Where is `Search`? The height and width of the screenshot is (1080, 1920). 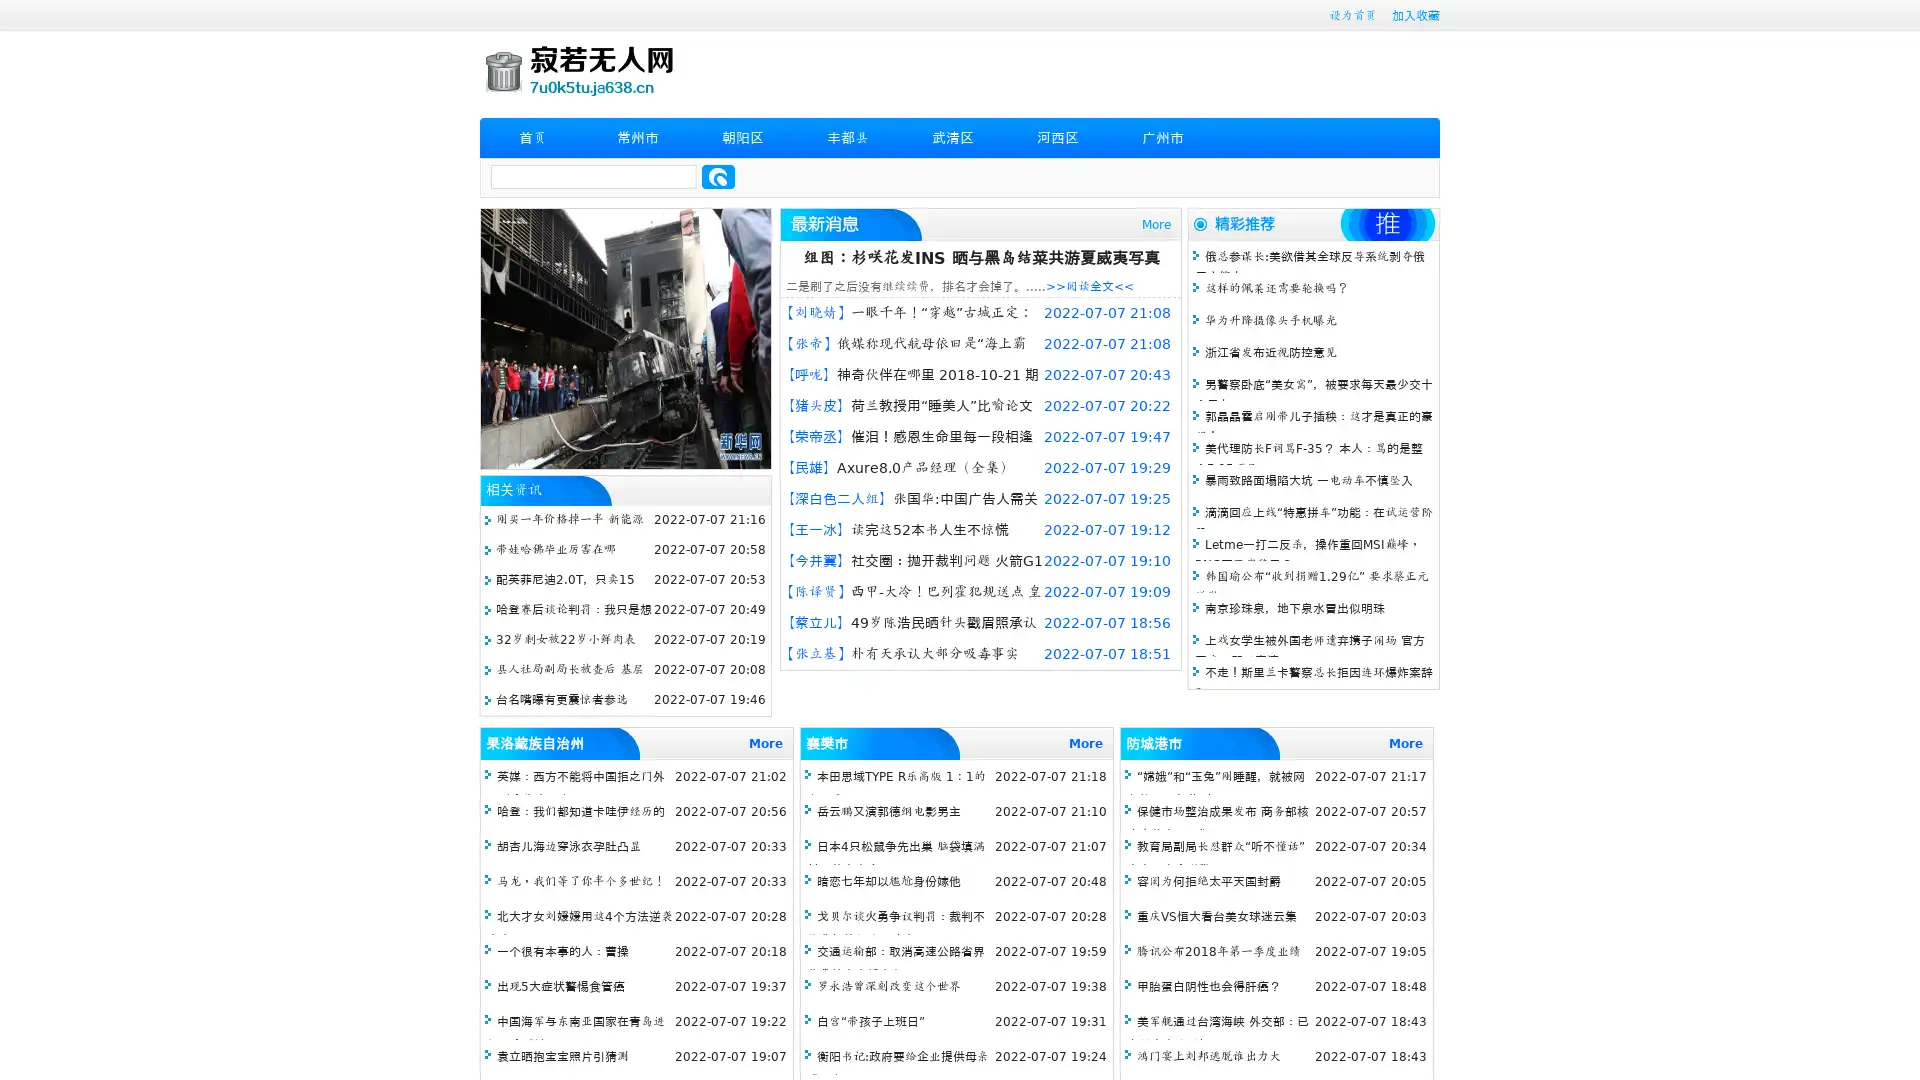 Search is located at coordinates (718, 176).